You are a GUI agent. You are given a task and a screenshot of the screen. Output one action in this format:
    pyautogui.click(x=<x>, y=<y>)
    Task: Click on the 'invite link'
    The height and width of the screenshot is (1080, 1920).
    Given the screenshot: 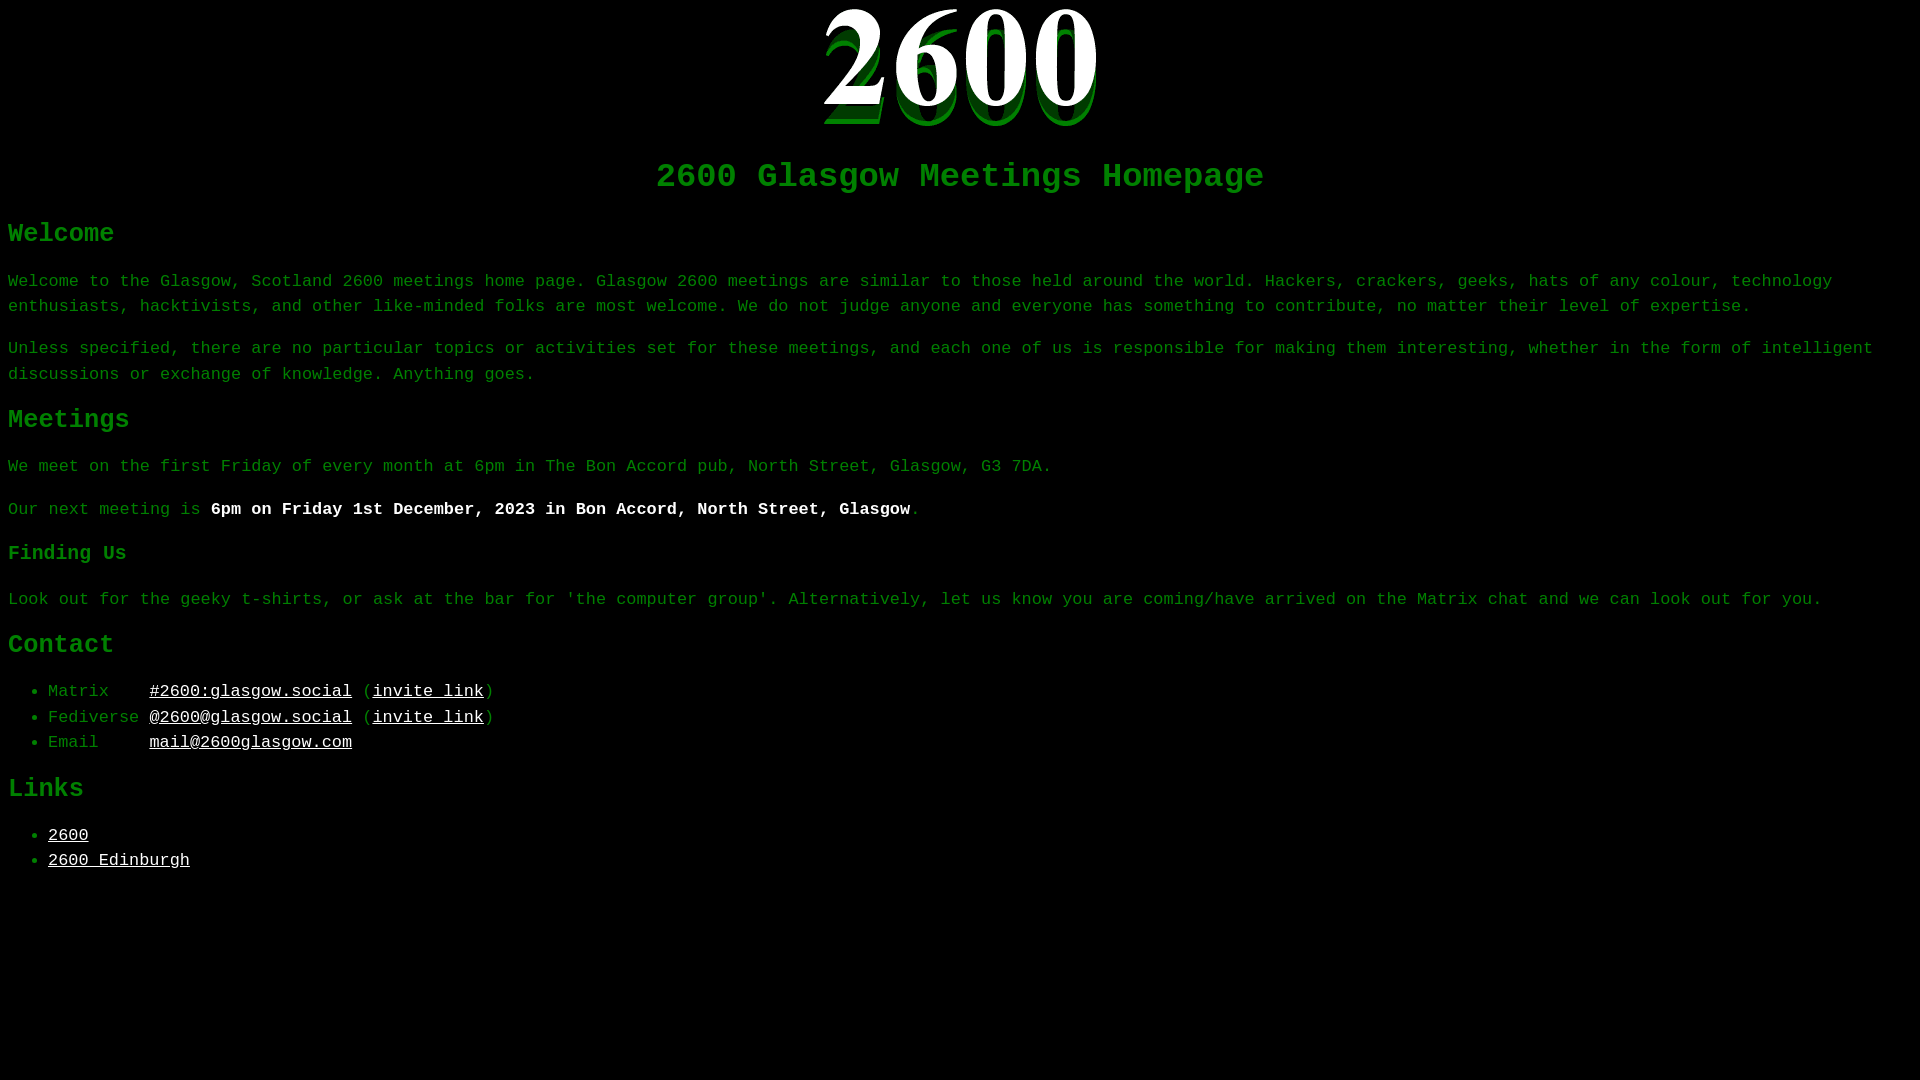 What is the action you would take?
    pyautogui.click(x=426, y=716)
    